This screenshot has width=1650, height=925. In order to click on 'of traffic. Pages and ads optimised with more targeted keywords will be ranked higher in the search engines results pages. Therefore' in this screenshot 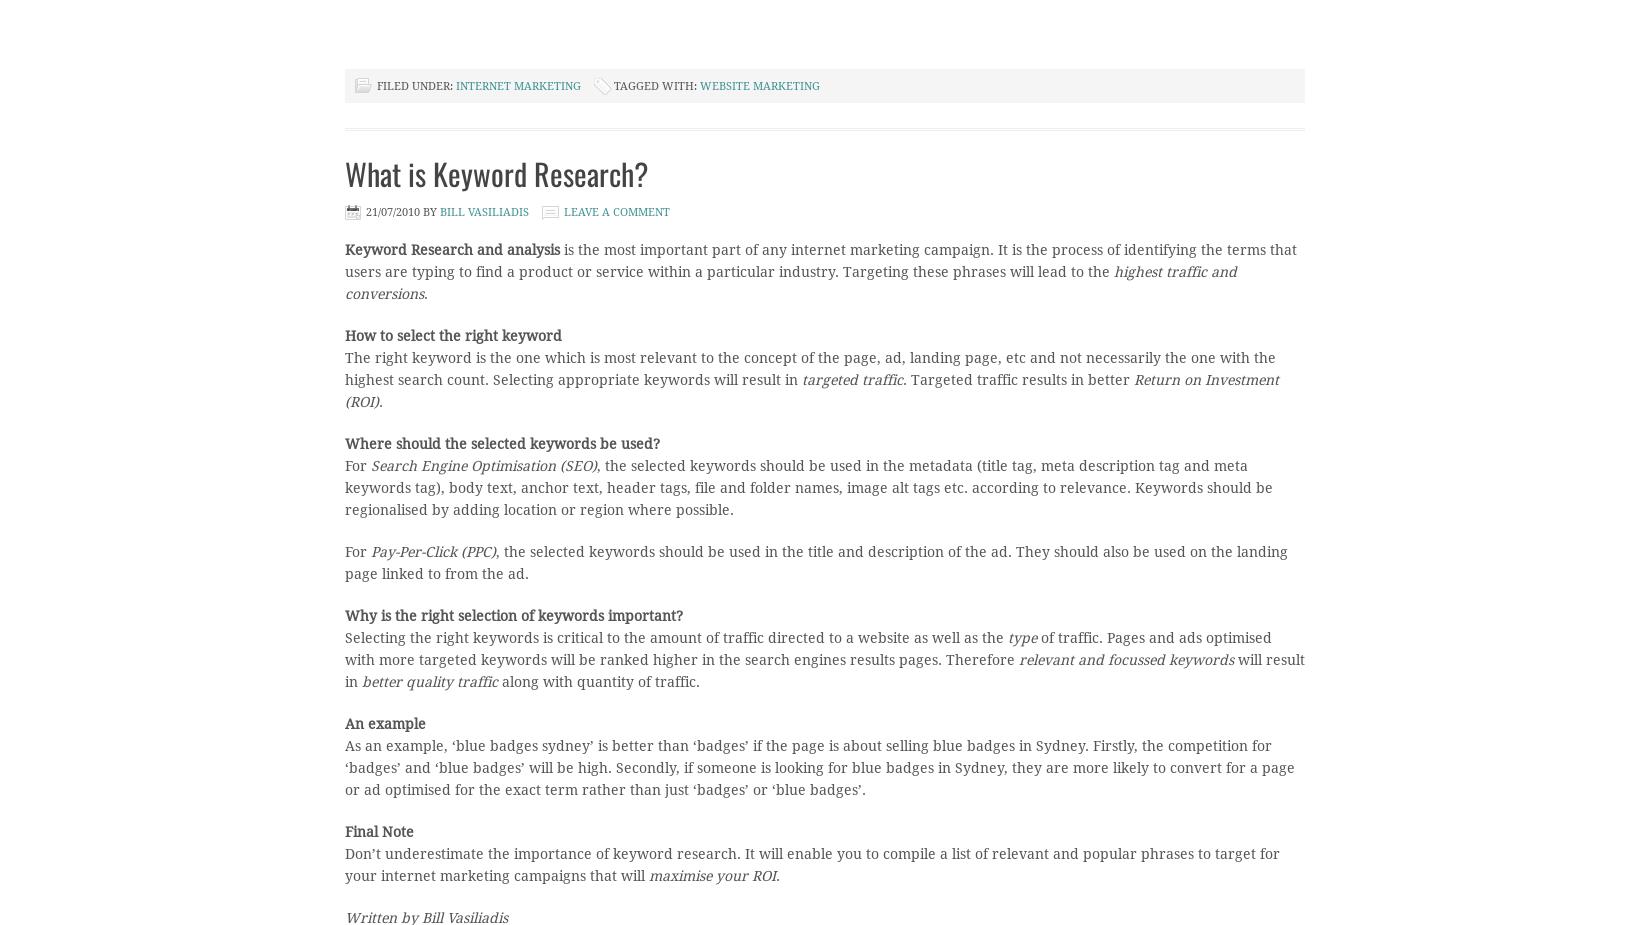, I will do `click(807, 648)`.